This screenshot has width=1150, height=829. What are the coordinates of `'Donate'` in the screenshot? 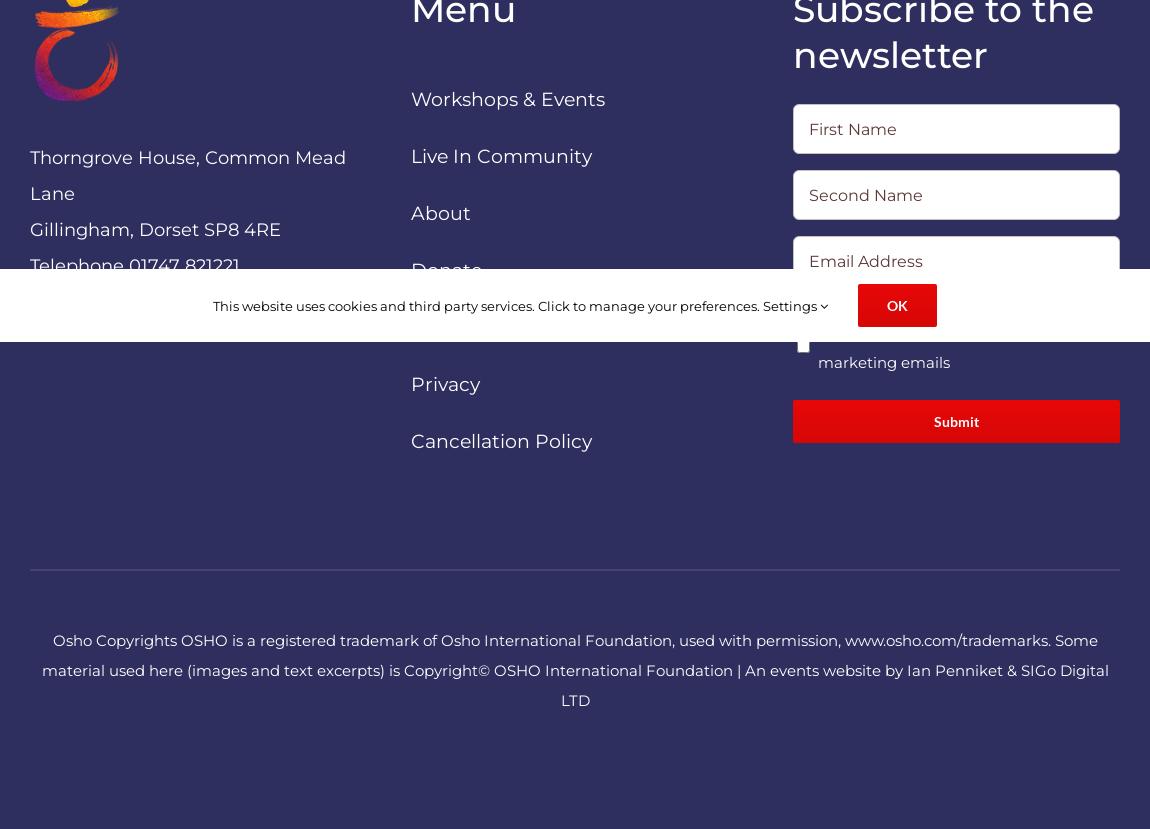 It's located at (446, 269).